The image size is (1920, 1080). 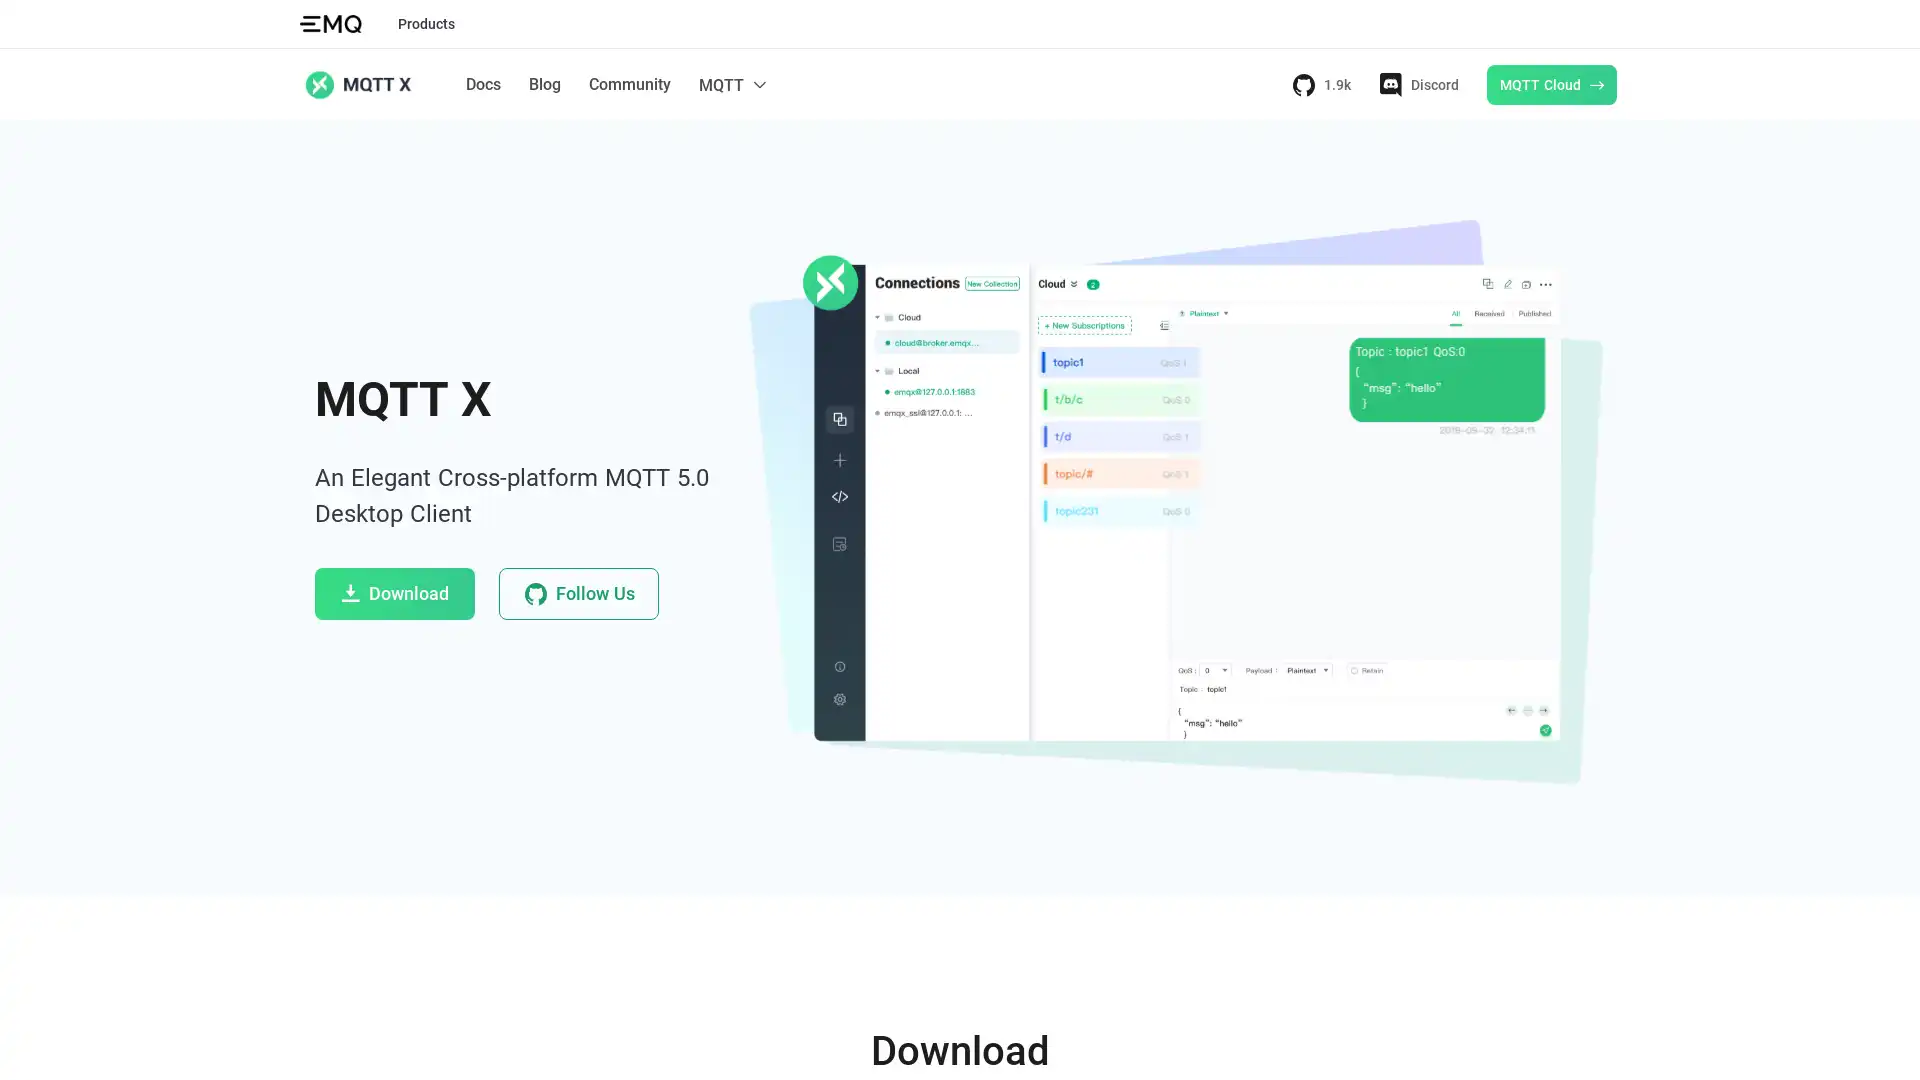 I want to click on MQTT, so click(x=732, y=83).